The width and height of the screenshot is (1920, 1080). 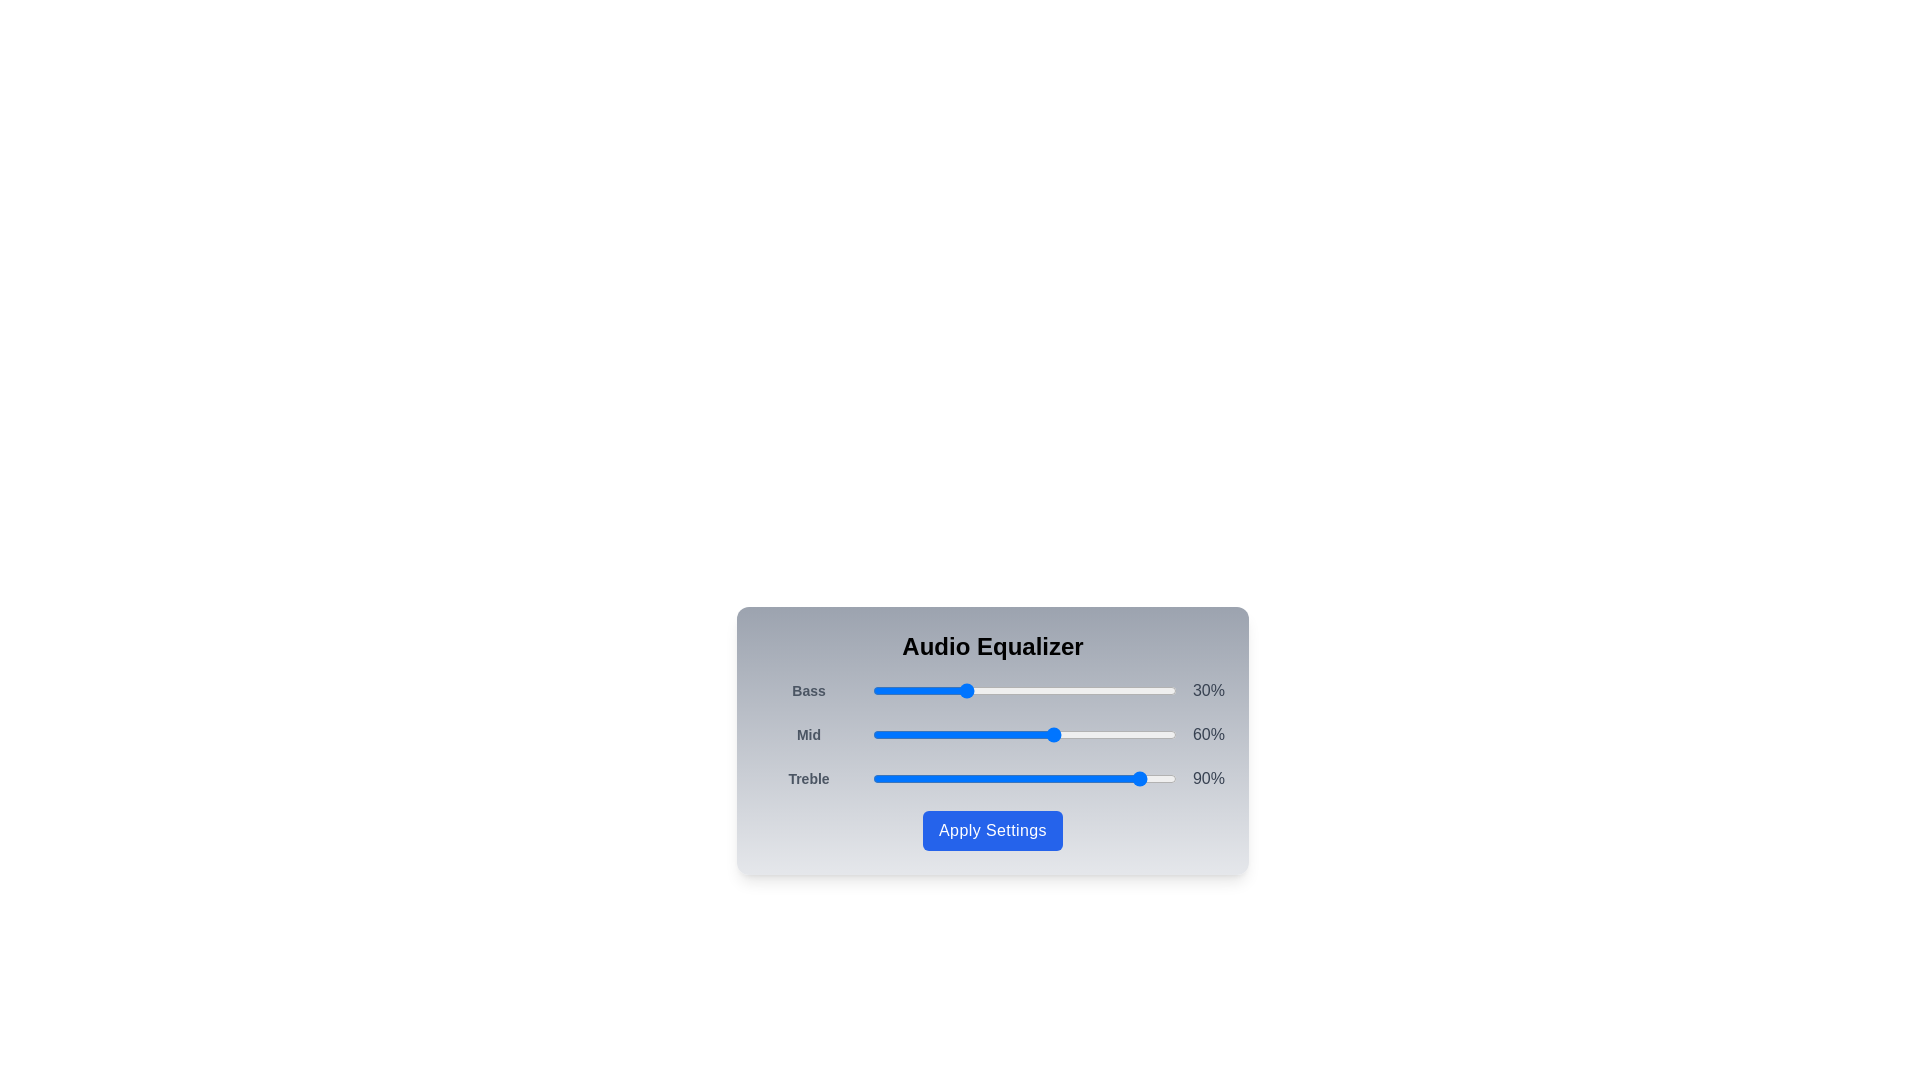 What do you see at coordinates (1057, 689) in the screenshot?
I see `the 'Bass' slider to 61%` at bounding box center [1057, 689].